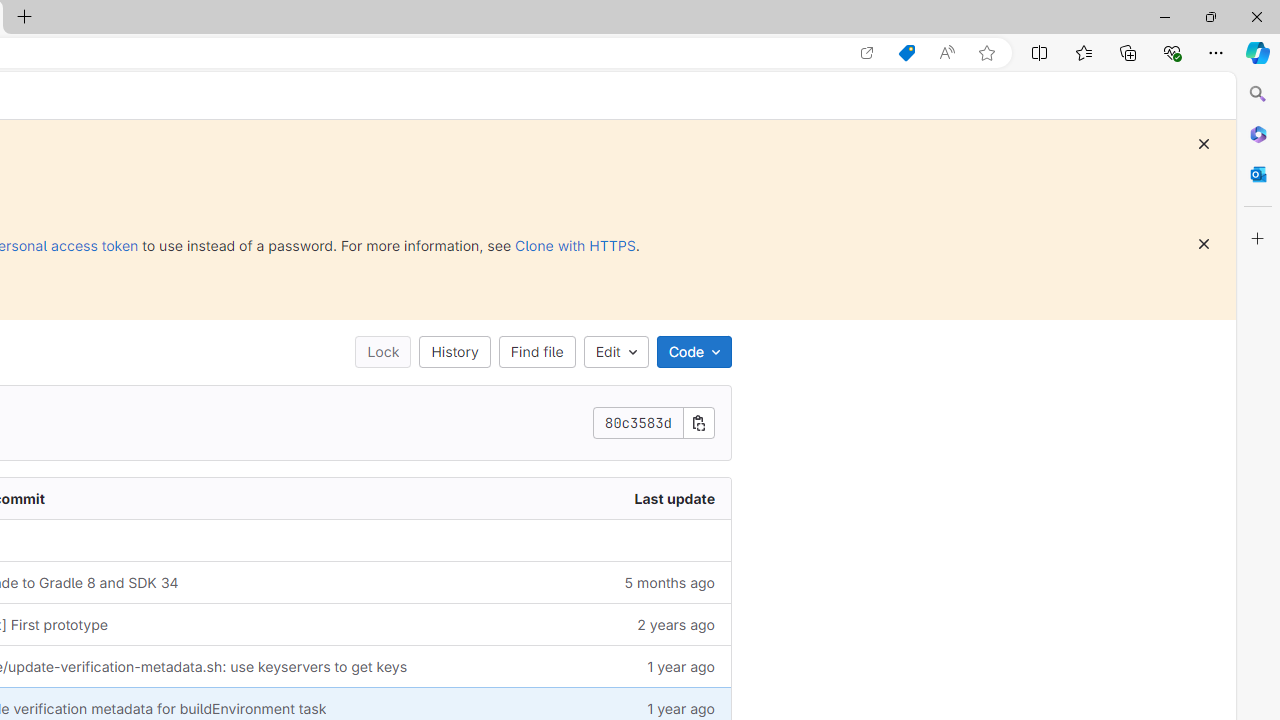  Describe the element at coordinates (536, 351) in the screenshot. I see `'Find file'` at that location.